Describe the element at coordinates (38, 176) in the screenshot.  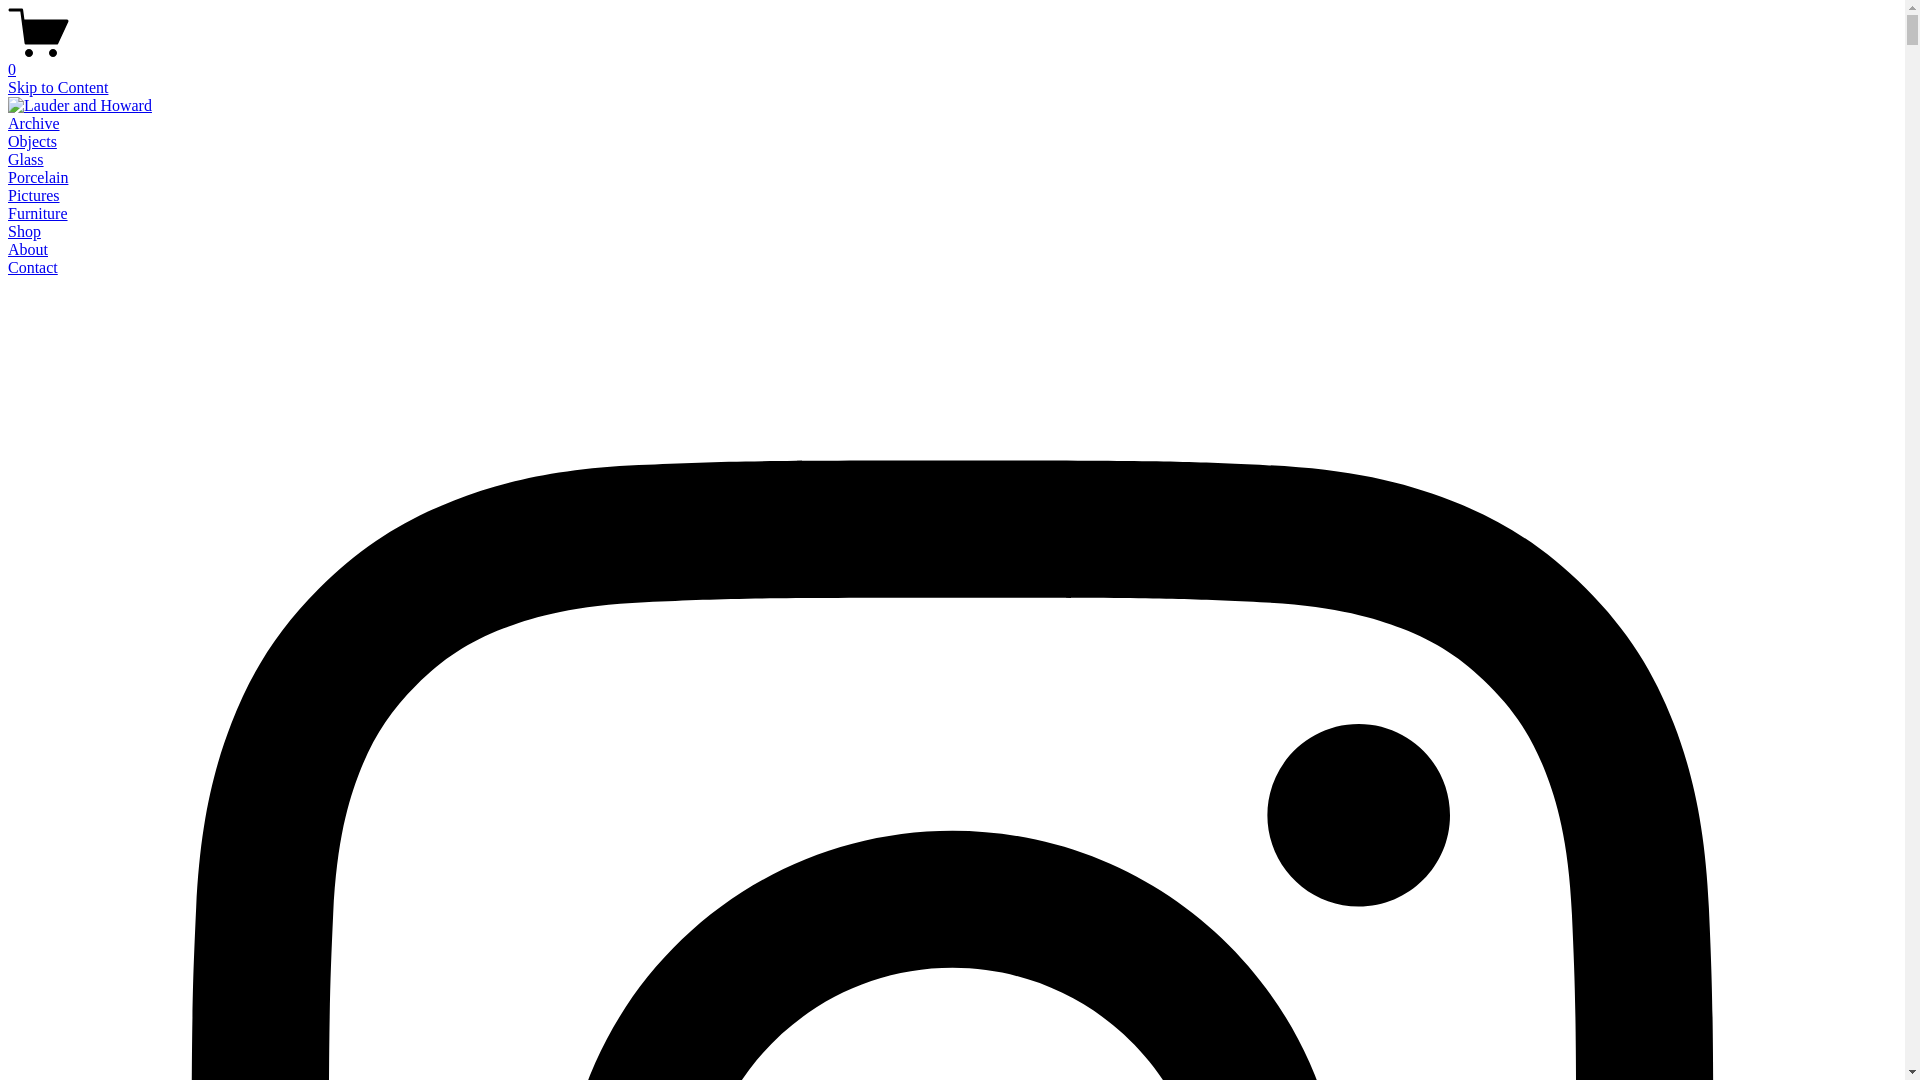
I see `'Porcelain'` at that location.